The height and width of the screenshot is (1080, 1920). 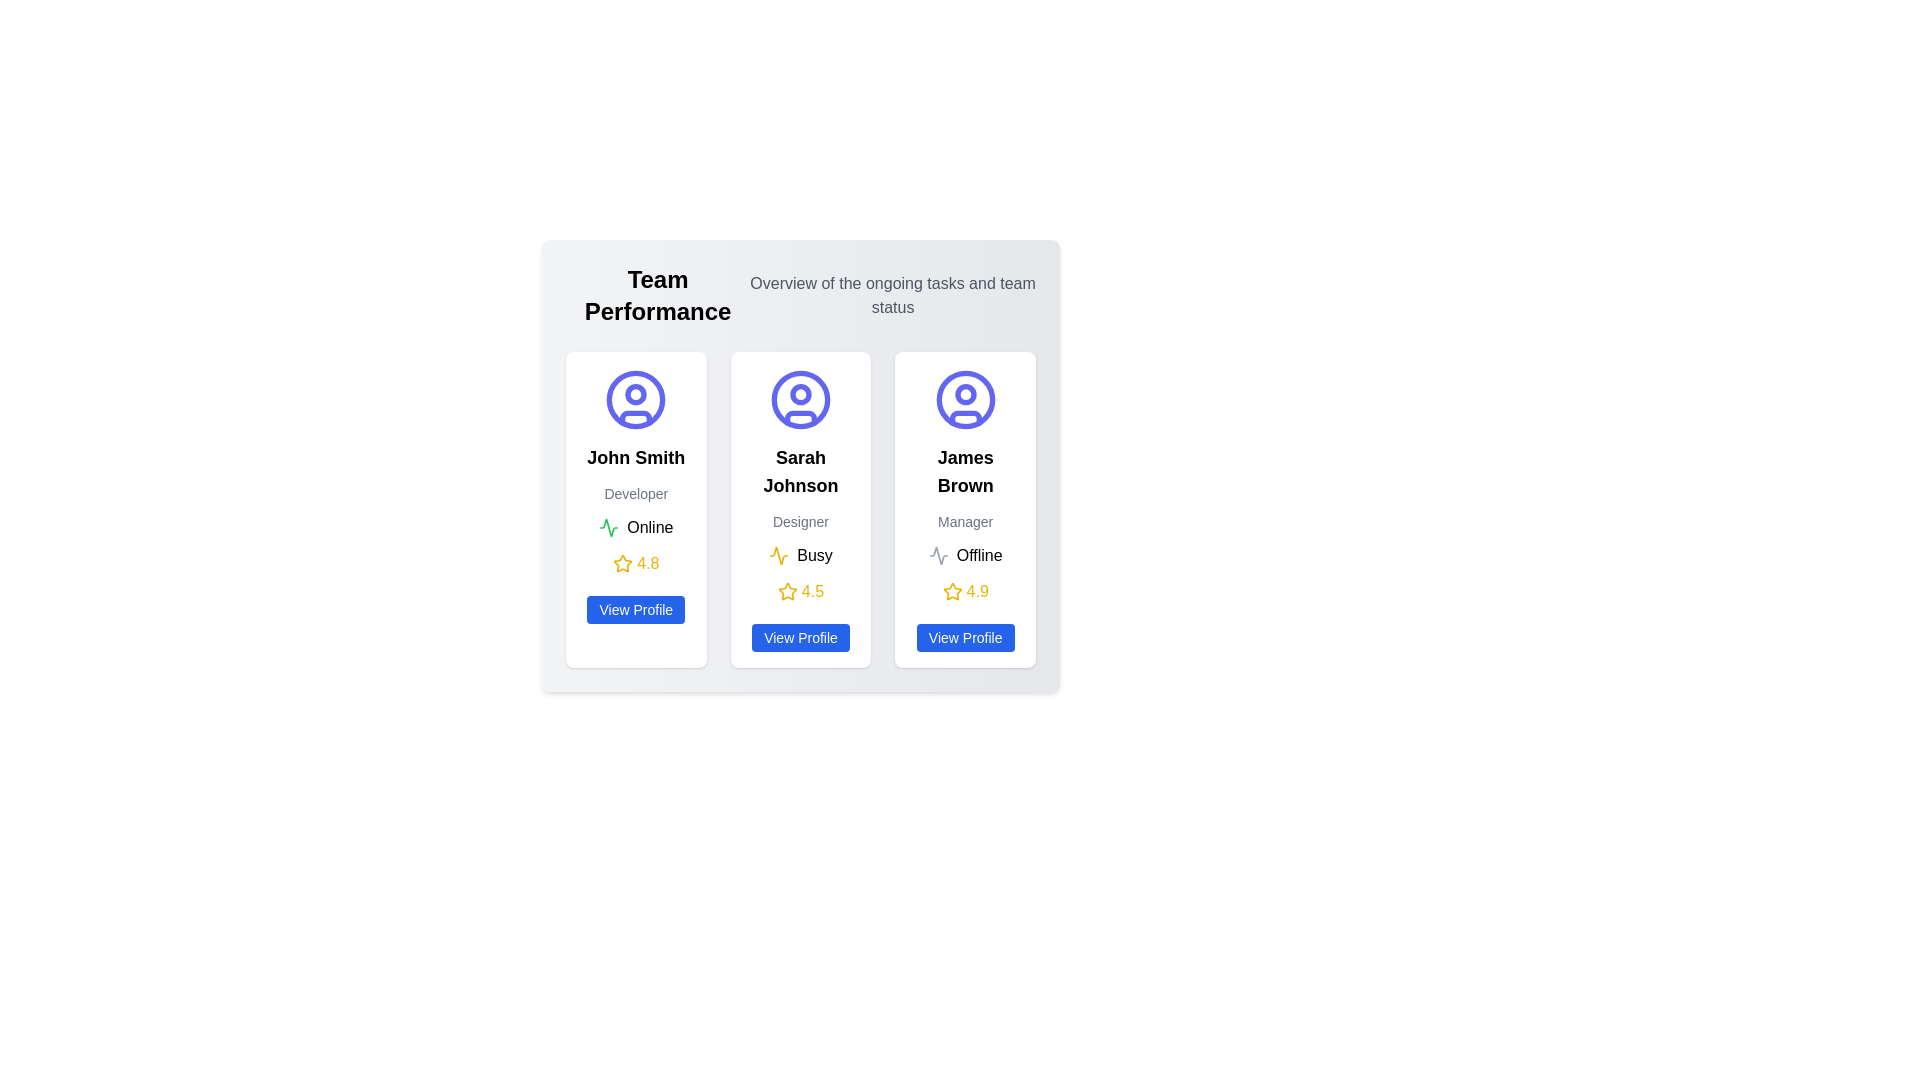 I want to click on the yellow star icon with a hollow center, which is part of the rating display for 'Sarah Johnson', located beneath the 'Busy' status indicator and adjacent to the rating number '4.5', so click(x=786, y=590).